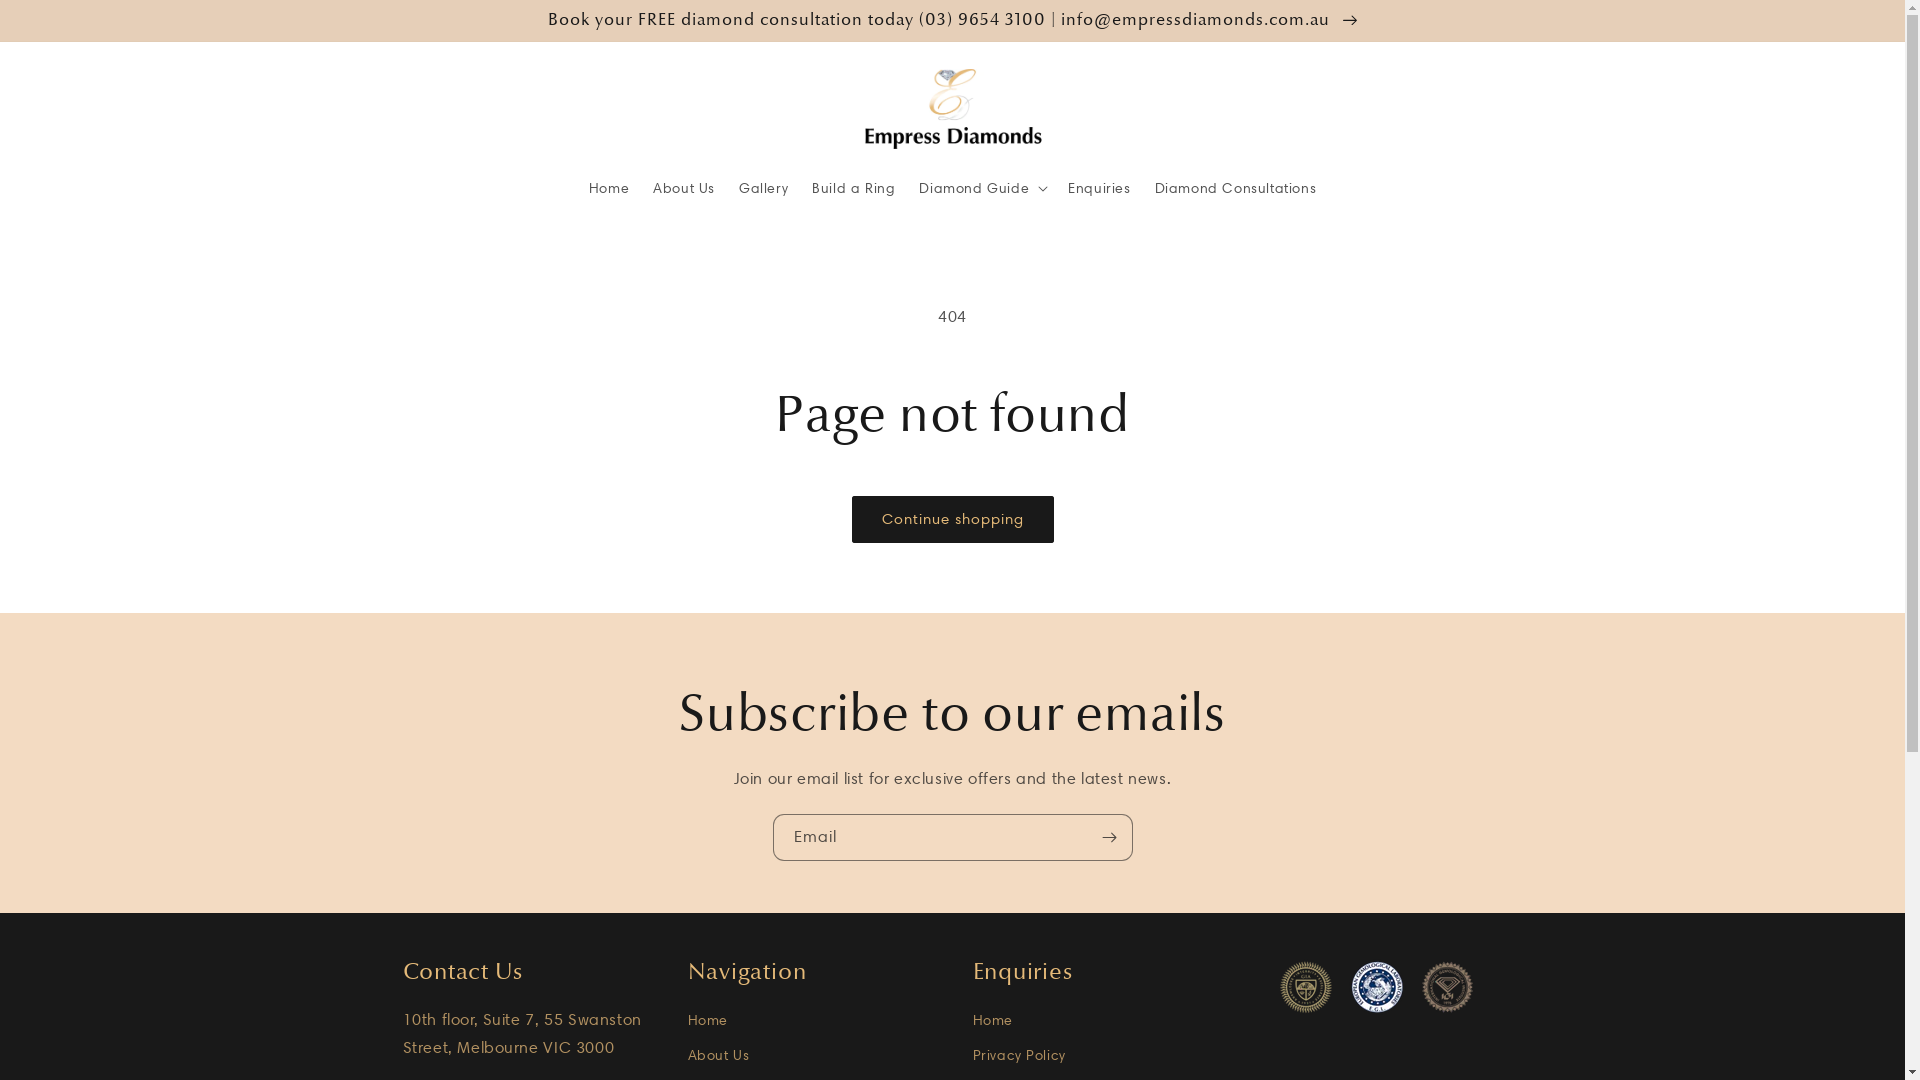  I want to click on 'Continue shopping', so click(952, 518).